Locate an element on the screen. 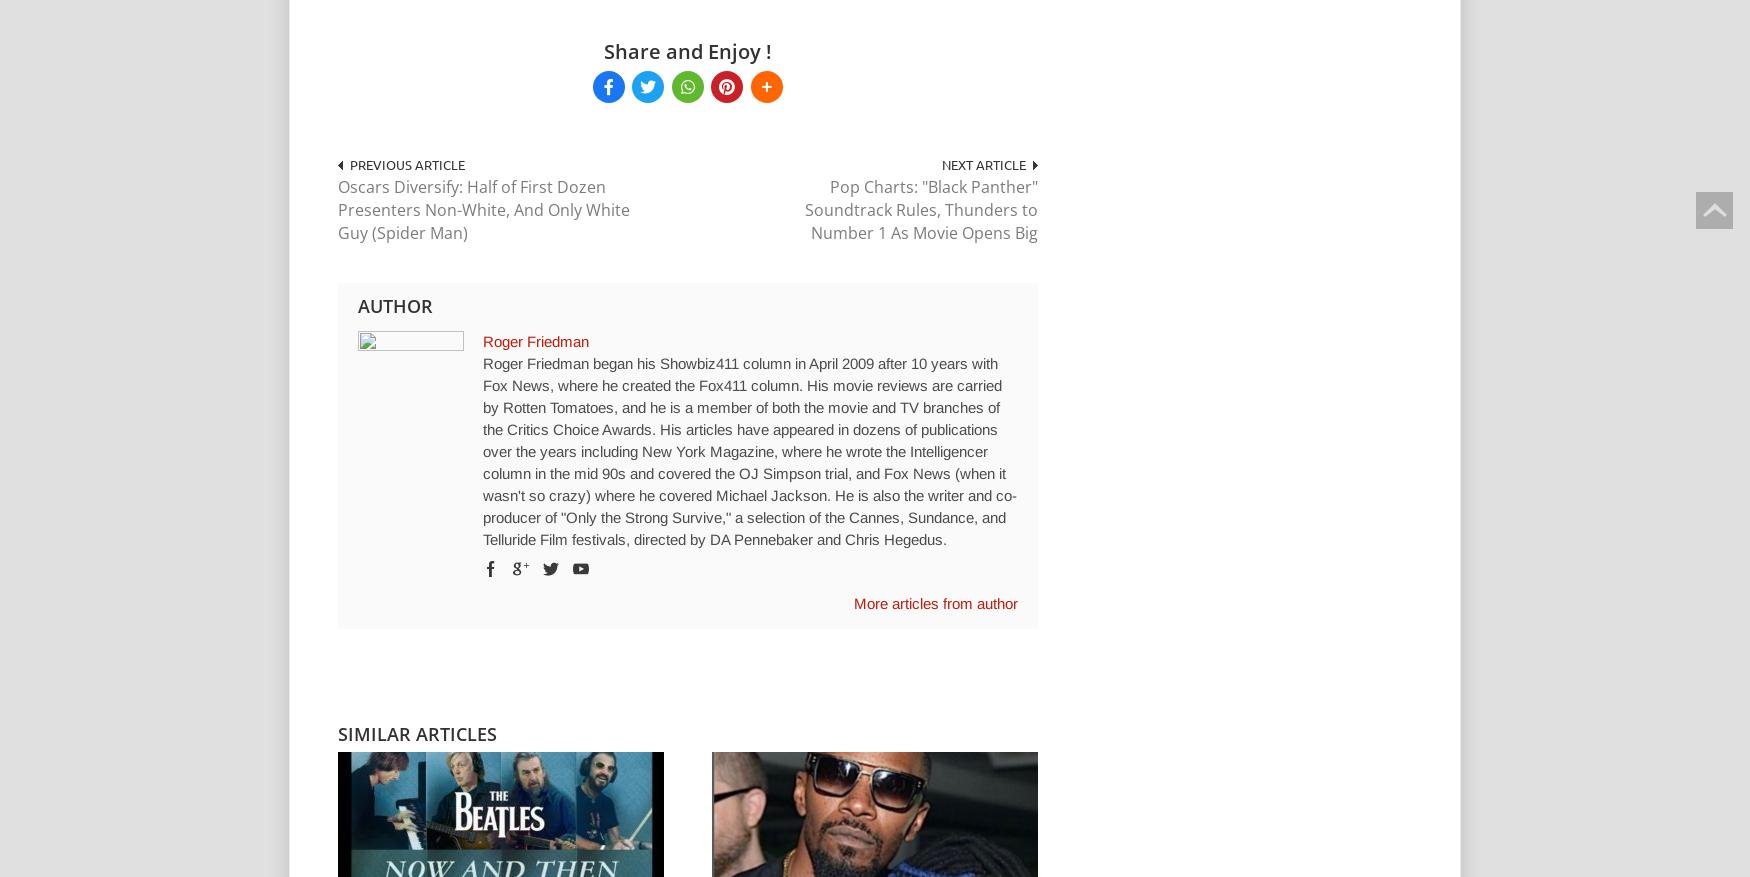  'Next article' is located at coordinates (982, 163).